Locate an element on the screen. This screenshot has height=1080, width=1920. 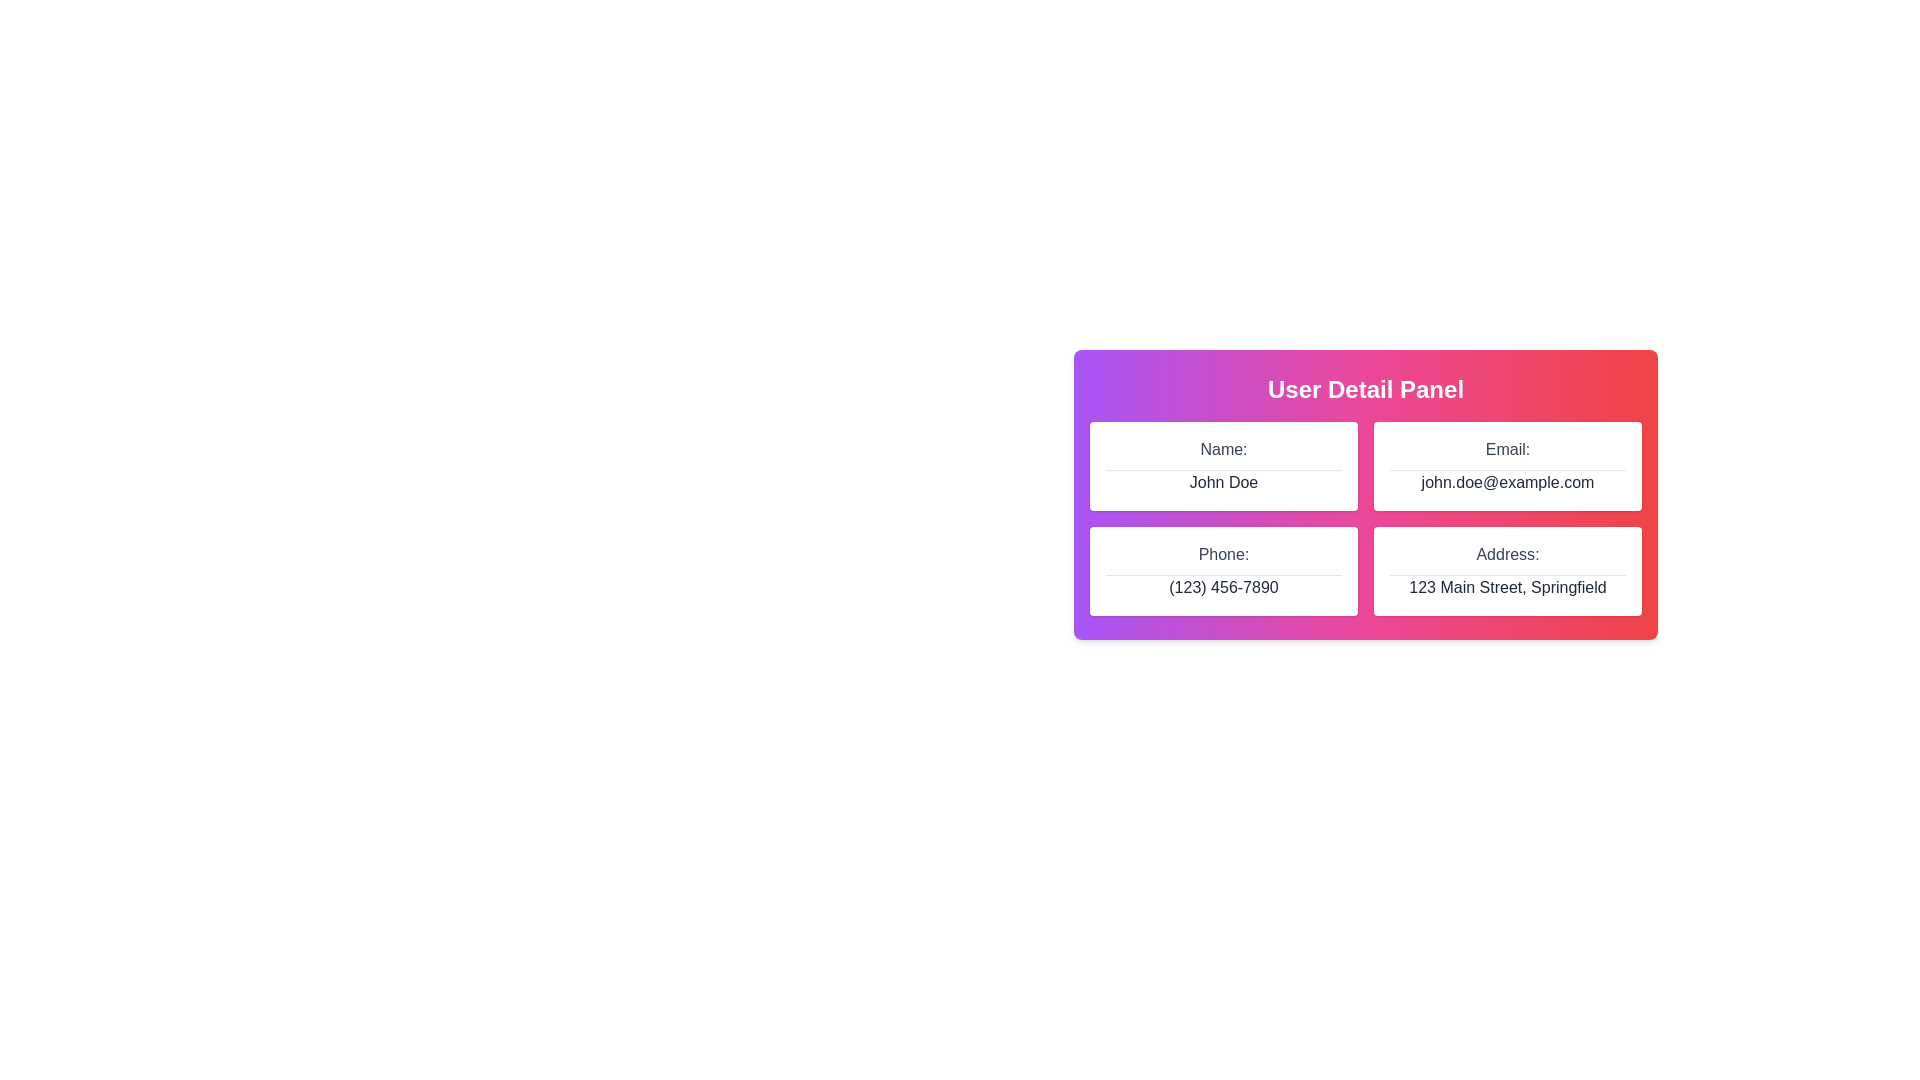
the Text label displaying the phone number located beneath the 'Phone:' label in the bottom-left section of the user detail panel is located at coordinates (1223, 586).